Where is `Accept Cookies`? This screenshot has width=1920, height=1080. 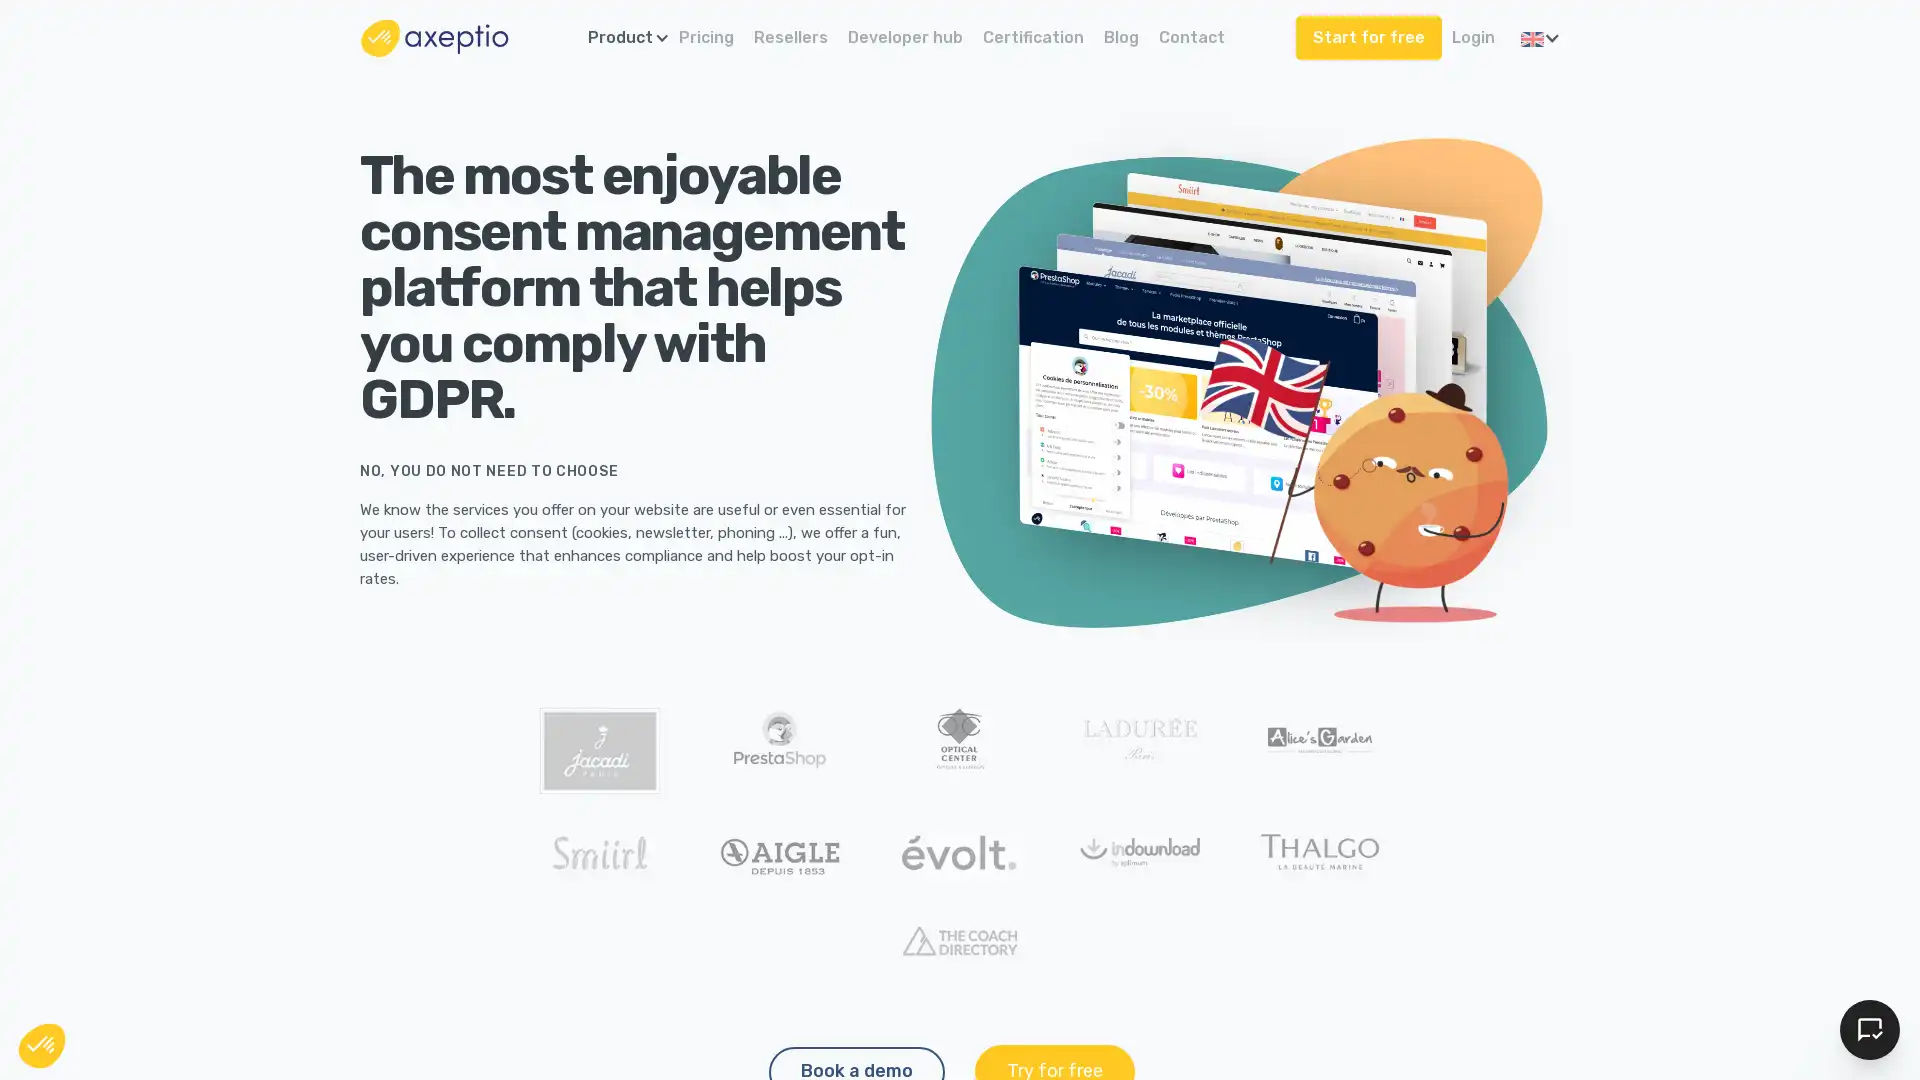
Accept Cookies is located at coordinates (1869, 1029).